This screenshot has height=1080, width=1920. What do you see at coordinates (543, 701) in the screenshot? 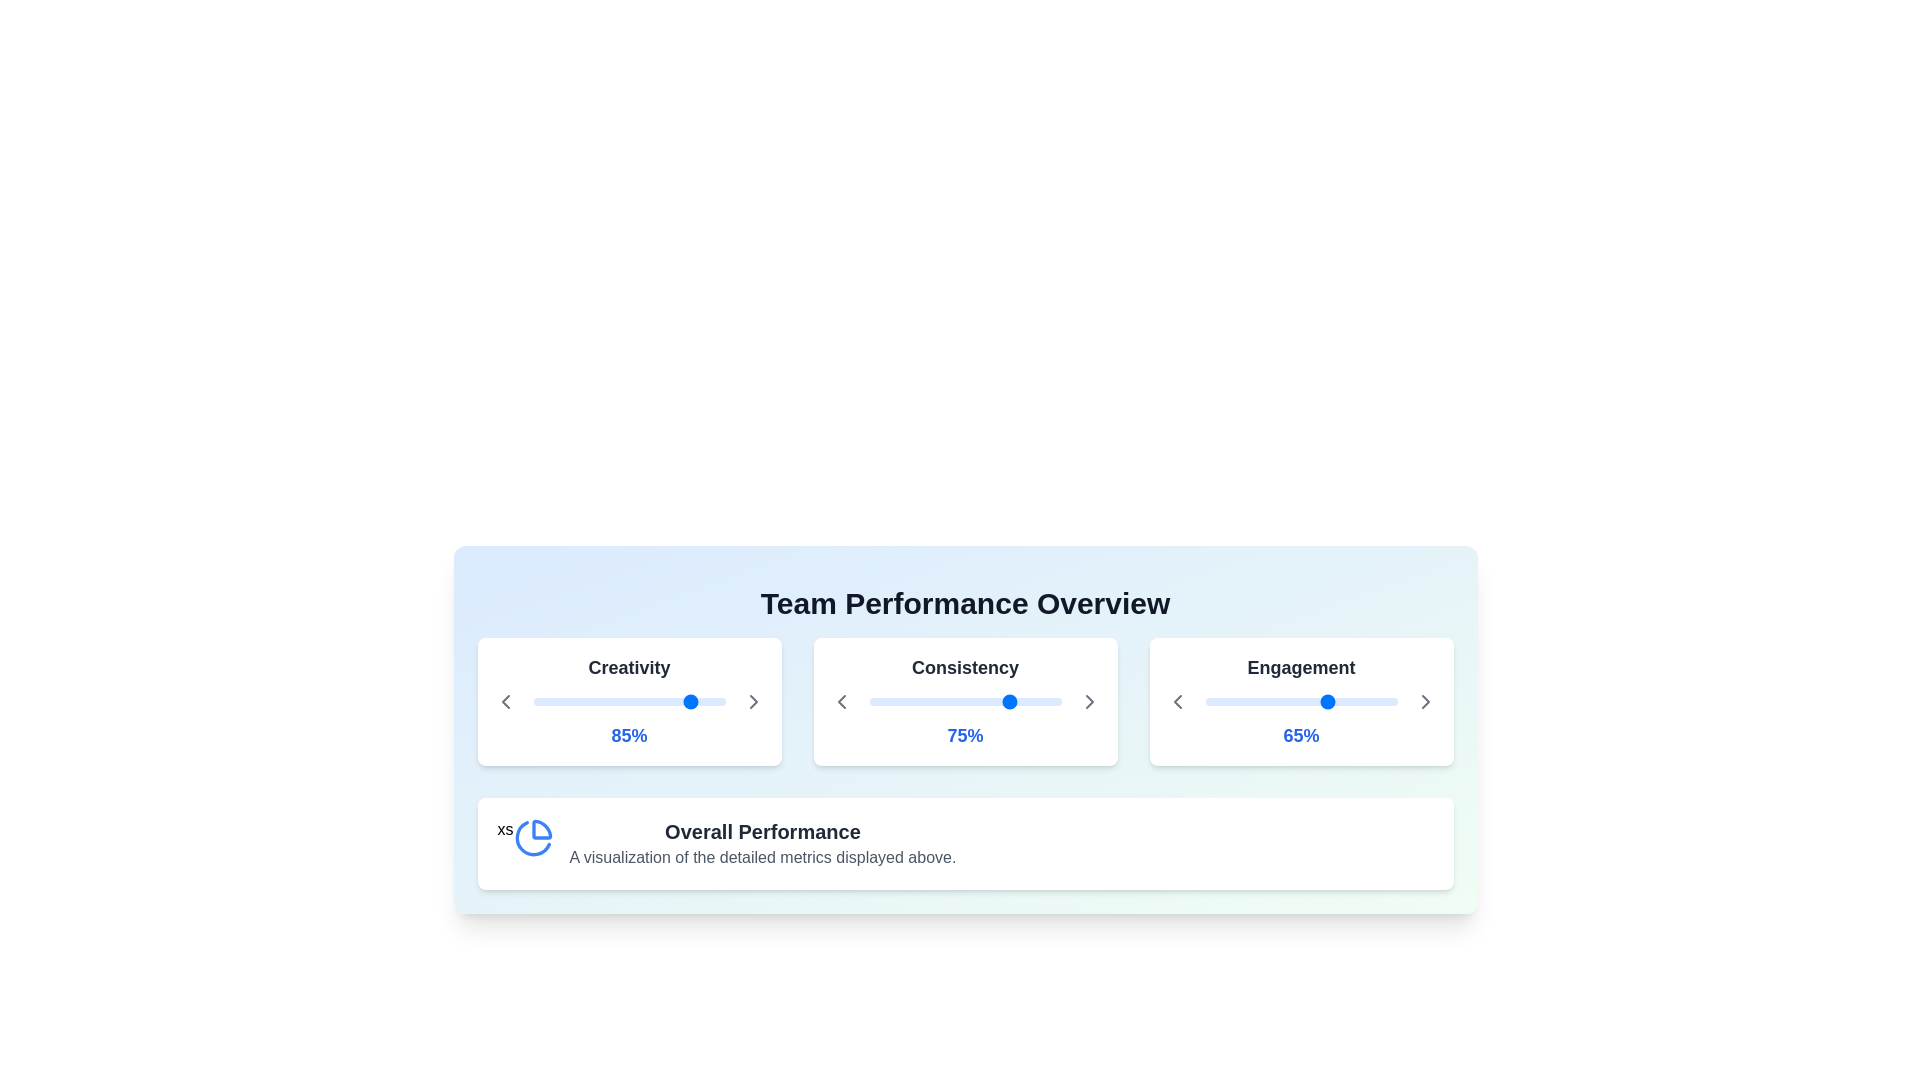
I see `the slider` at bounding box center [543, 701].